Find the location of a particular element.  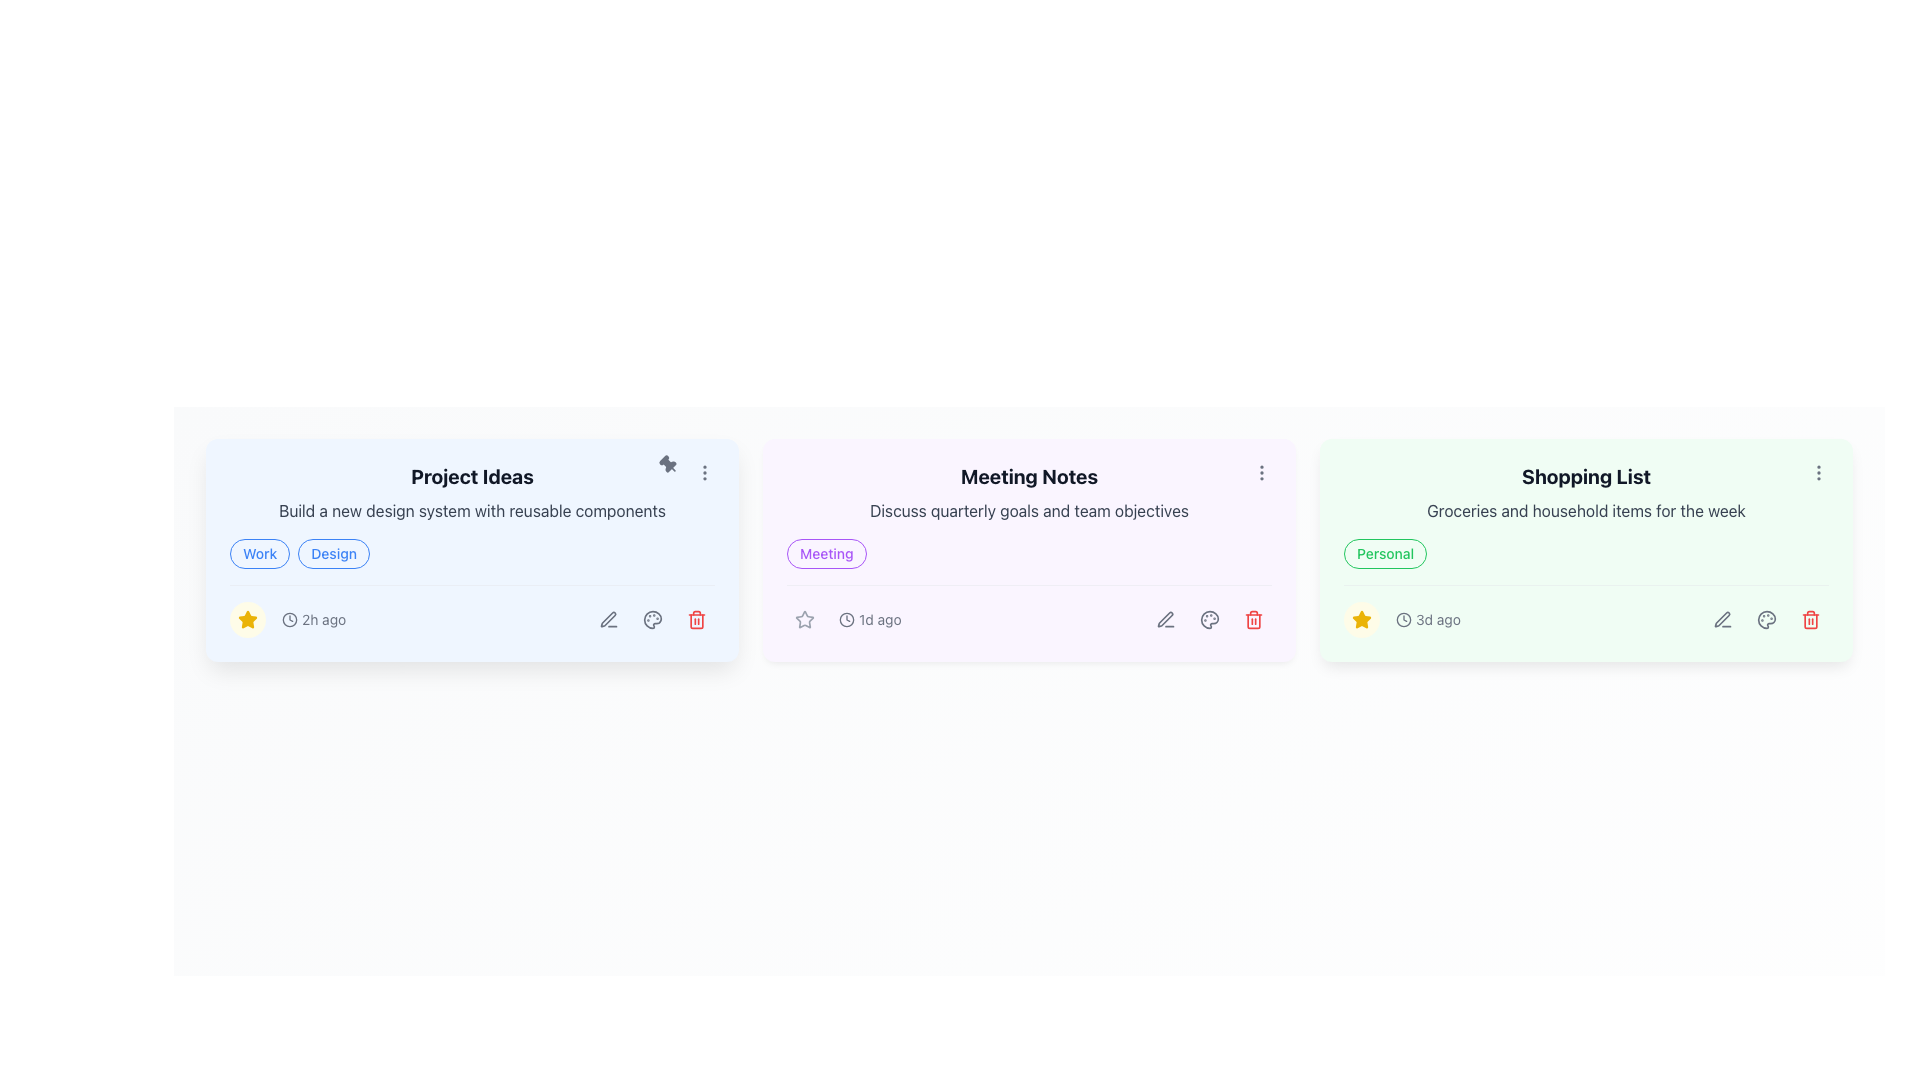

the 'Work' label located in the upper left portion of the card titled 'Project Ideas', which is part of a horizontal arrangement with the 'Design' label is located at coordinates (259, 554).